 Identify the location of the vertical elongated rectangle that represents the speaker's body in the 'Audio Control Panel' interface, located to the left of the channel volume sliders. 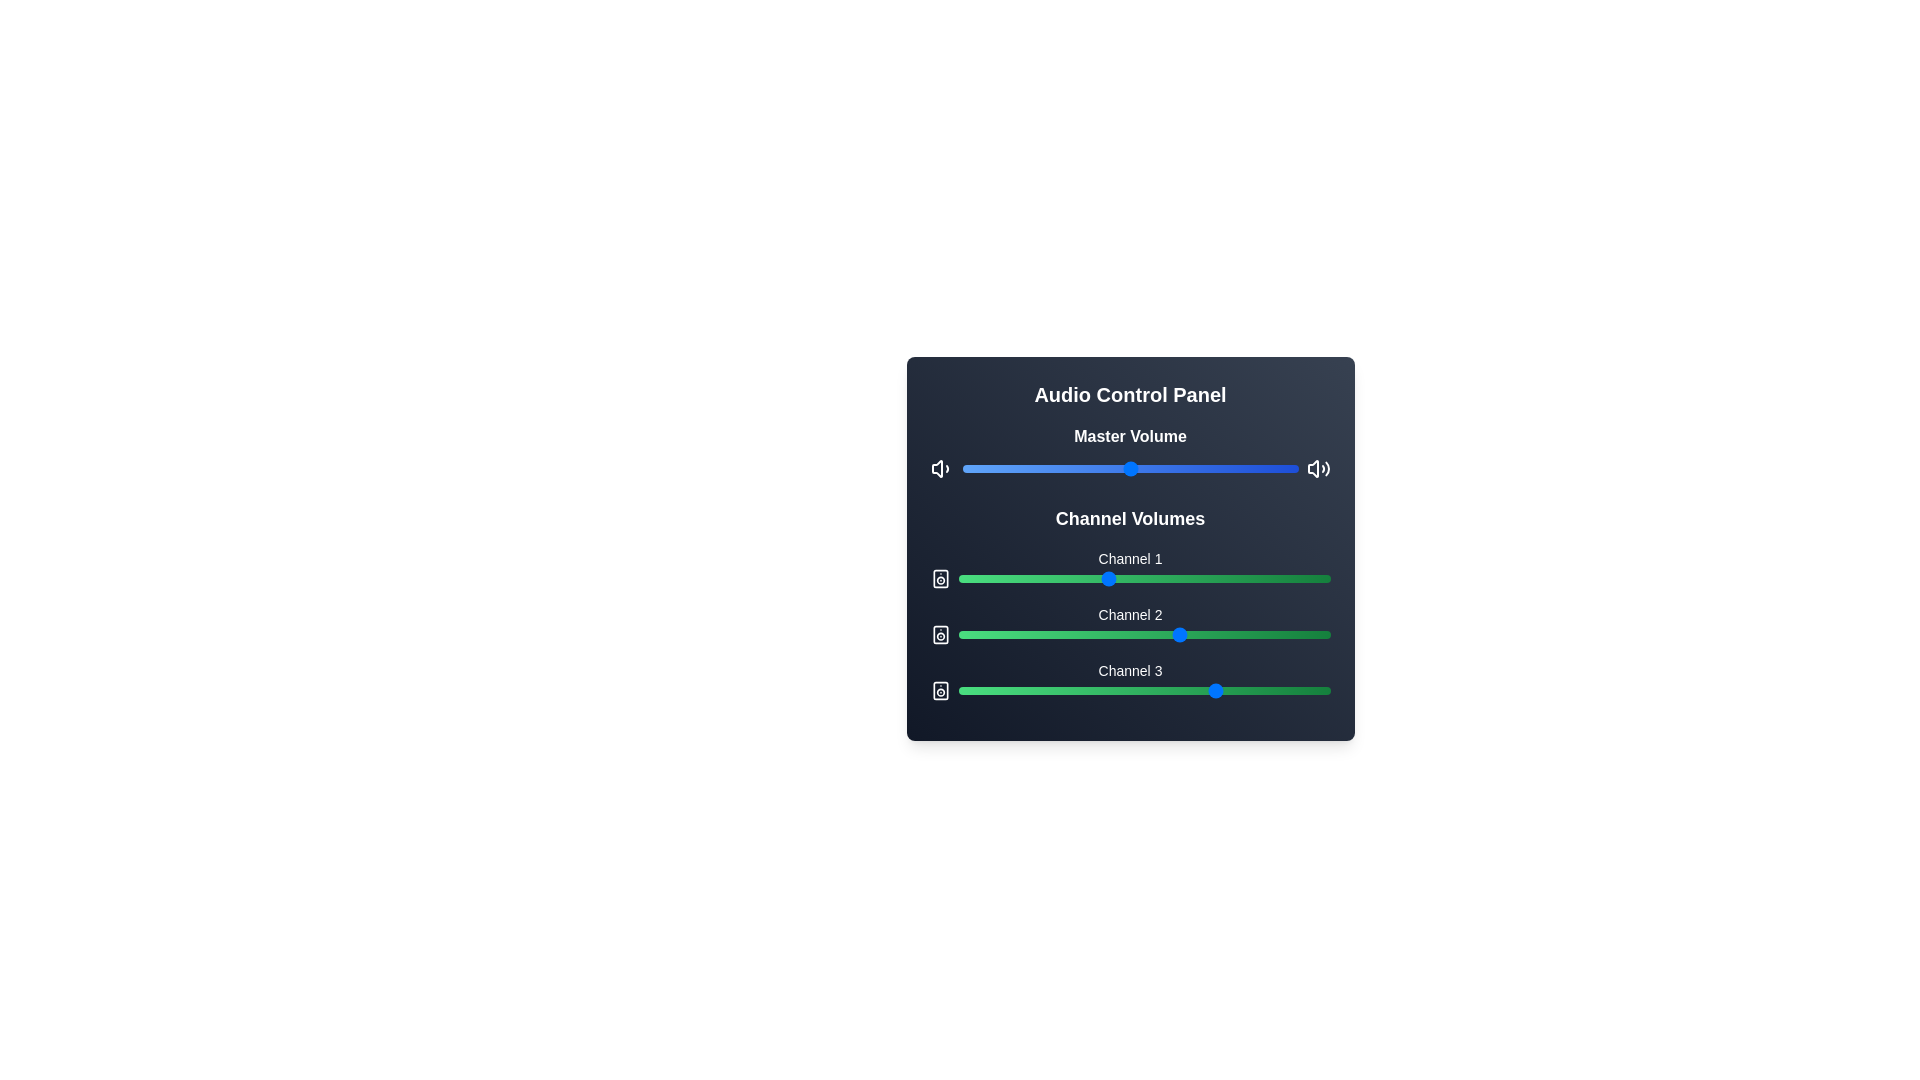
(939, 578).